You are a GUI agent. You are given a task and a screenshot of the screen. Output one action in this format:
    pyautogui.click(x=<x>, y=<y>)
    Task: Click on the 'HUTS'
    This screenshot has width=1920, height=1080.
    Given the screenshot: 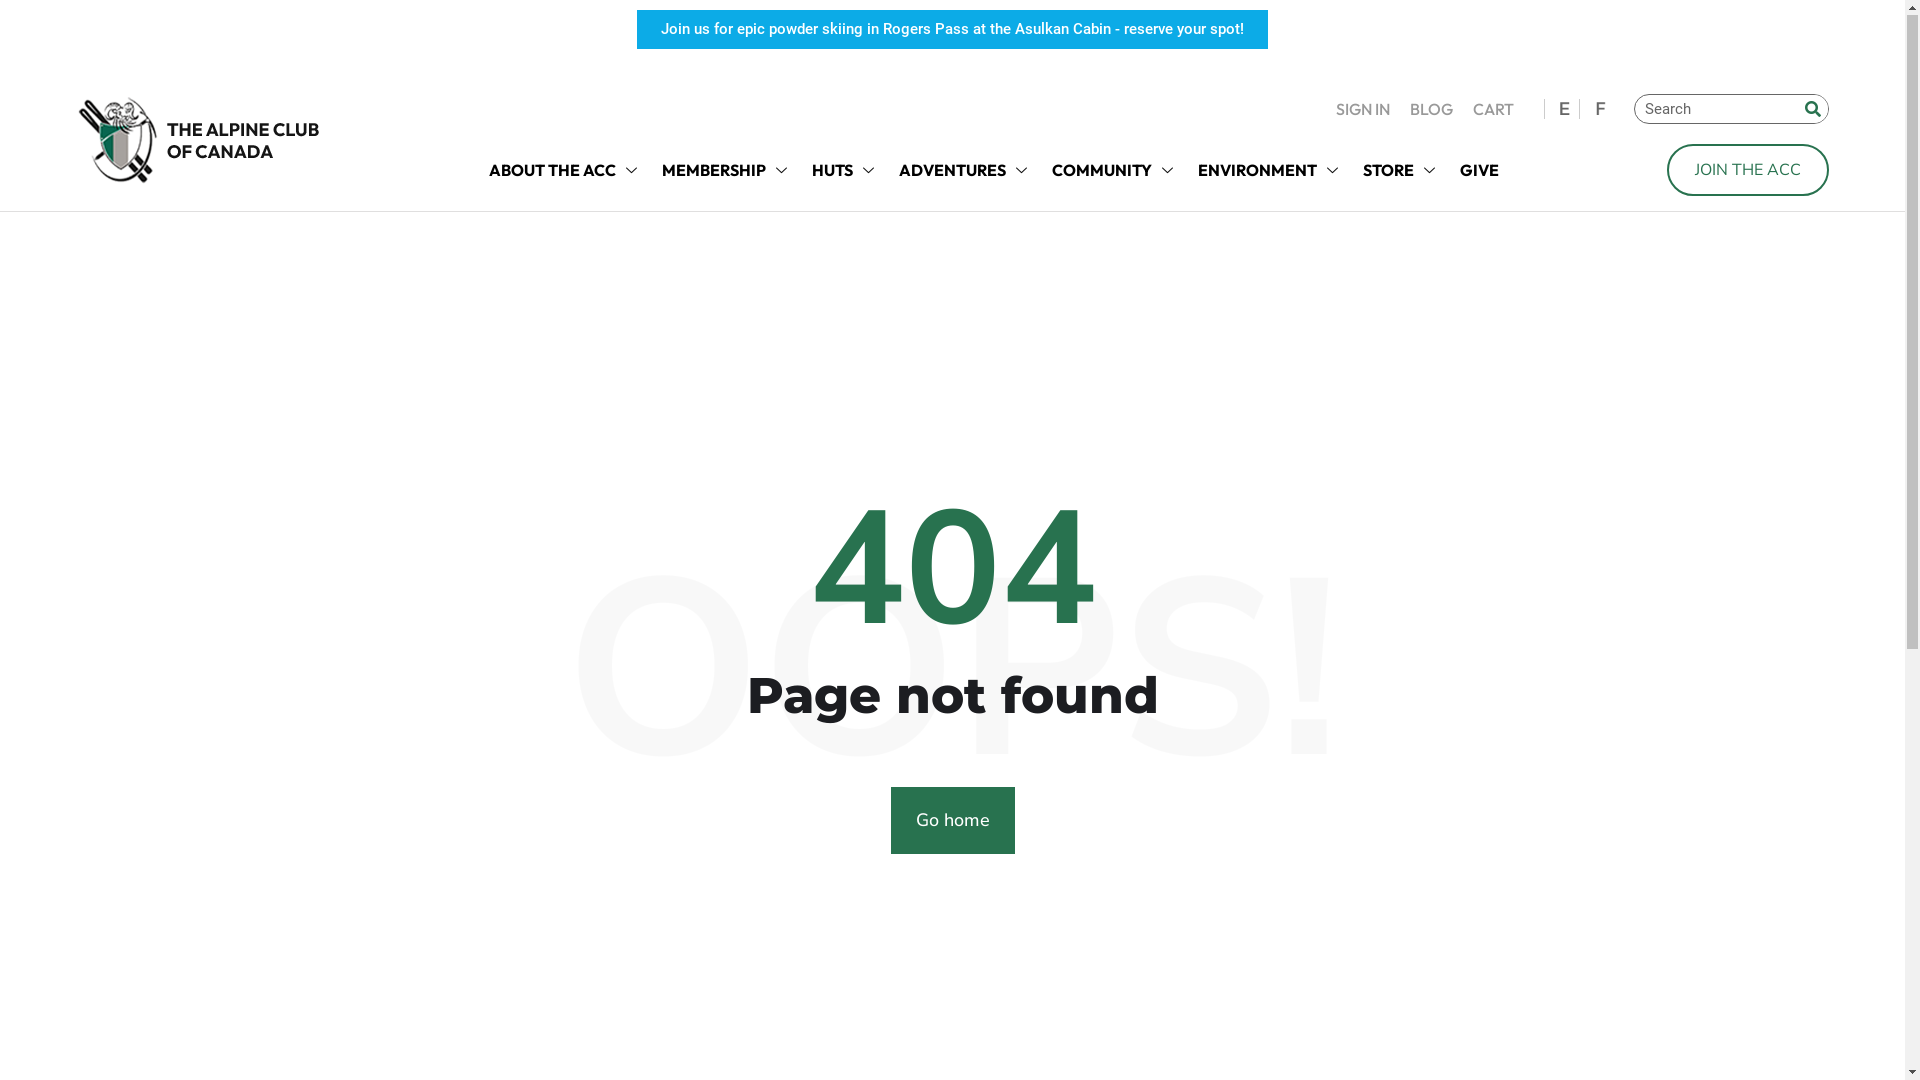 What is the action you would take?
    pyautogui.click(x=845, y=170)
    